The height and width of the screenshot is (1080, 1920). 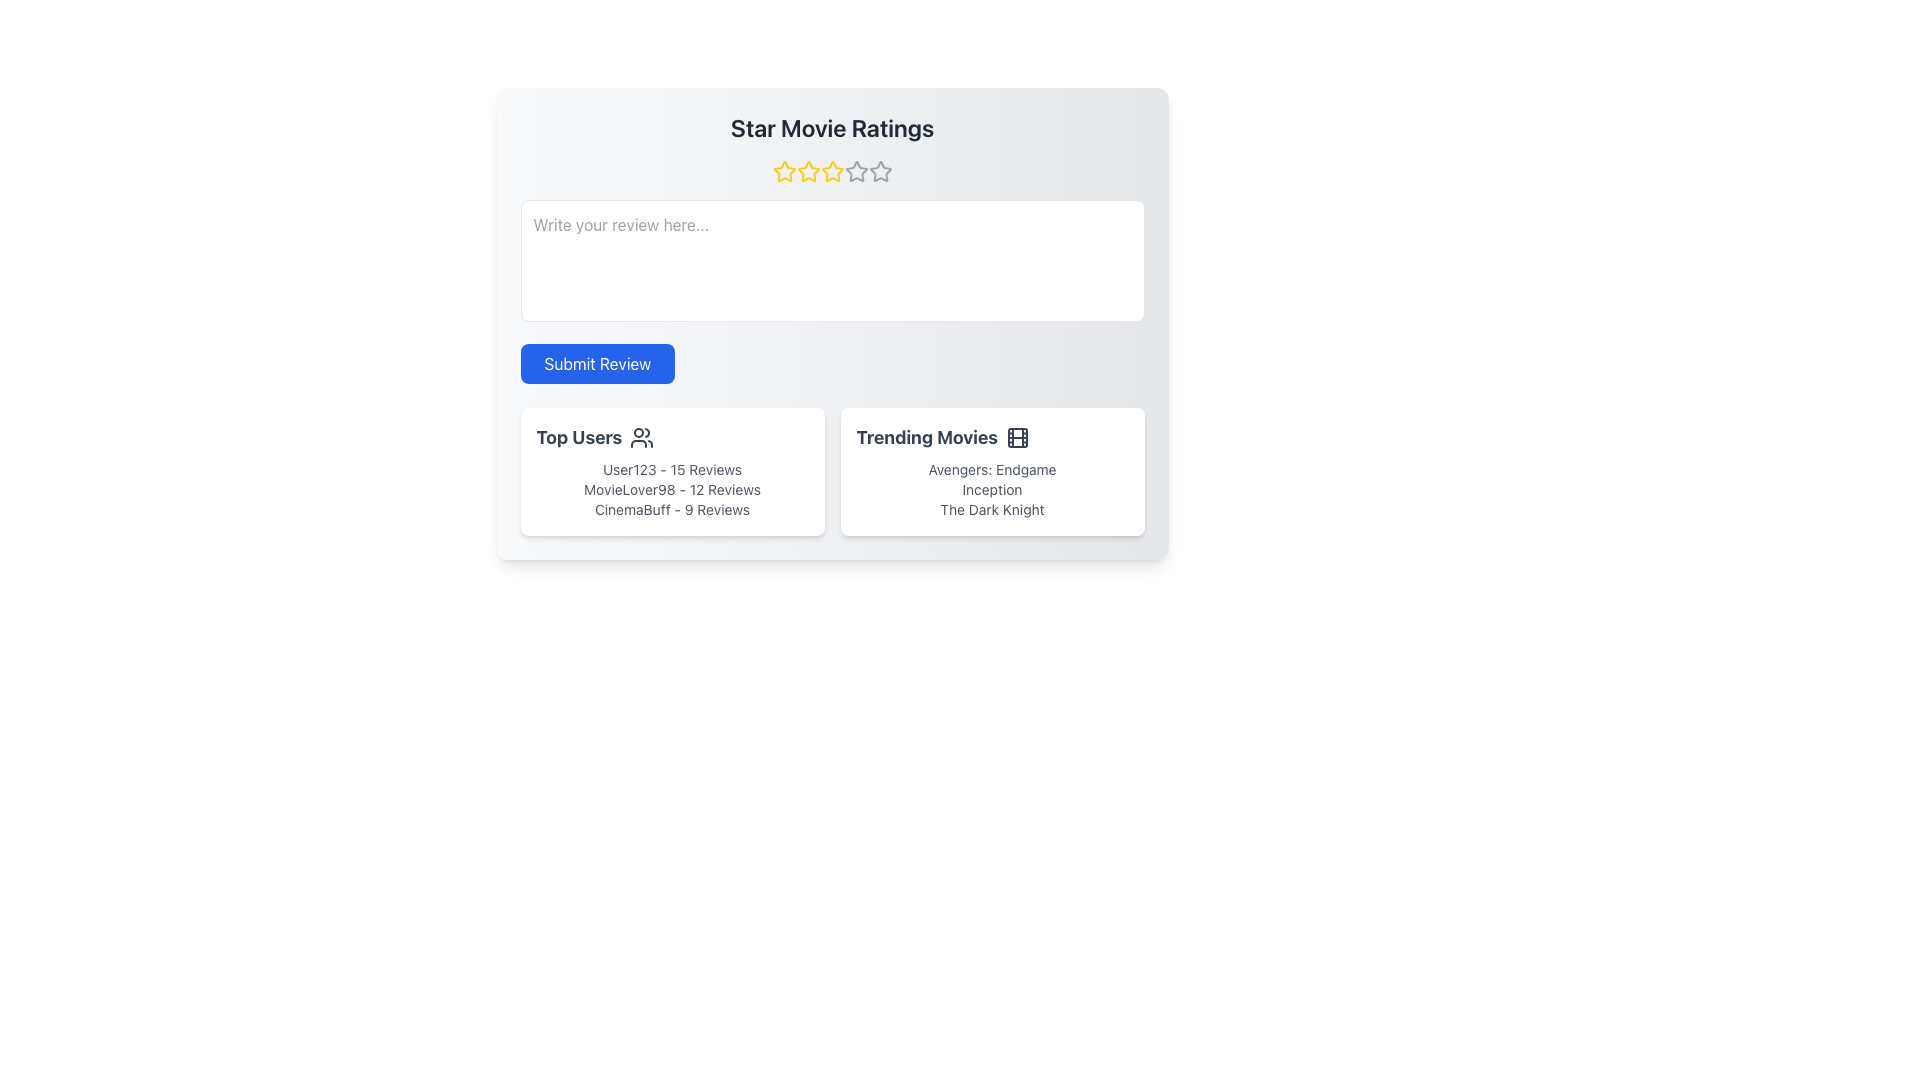 I want to click on the first yellow star icon in the rating section below 'Star Movie Ratings' for the review submission interface, so click(x=783, y=171).